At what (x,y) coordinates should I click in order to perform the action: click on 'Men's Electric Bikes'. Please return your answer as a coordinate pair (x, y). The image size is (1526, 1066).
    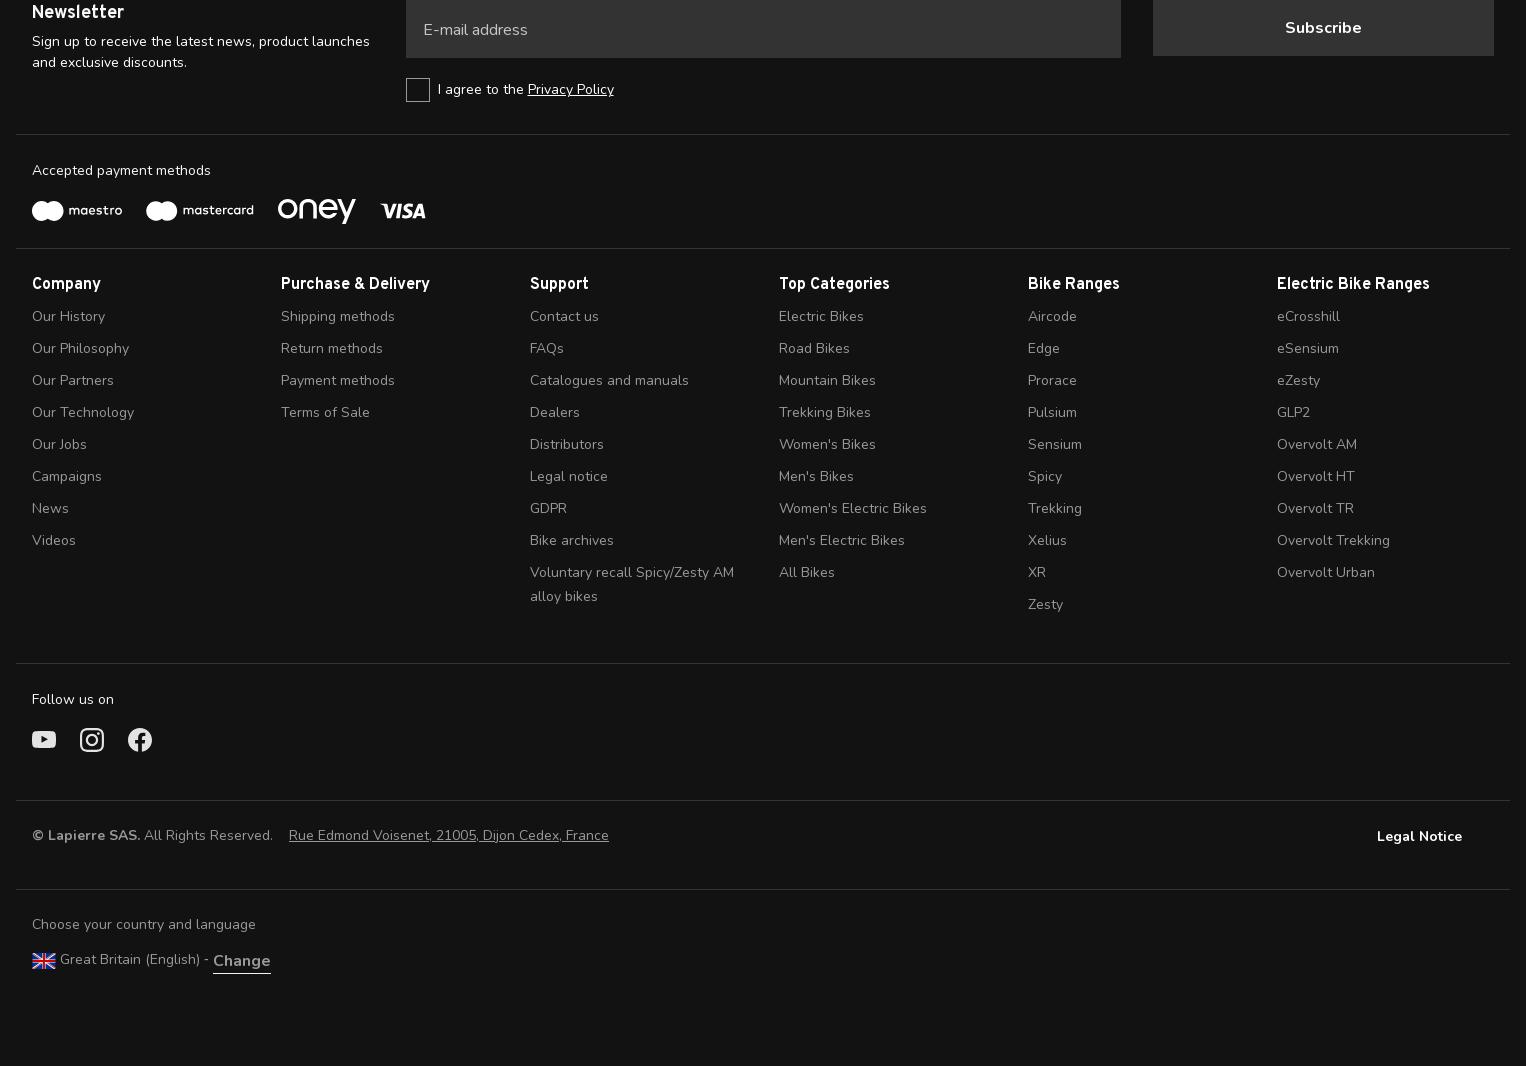
    Looking at the image, I should click on (842, 538).